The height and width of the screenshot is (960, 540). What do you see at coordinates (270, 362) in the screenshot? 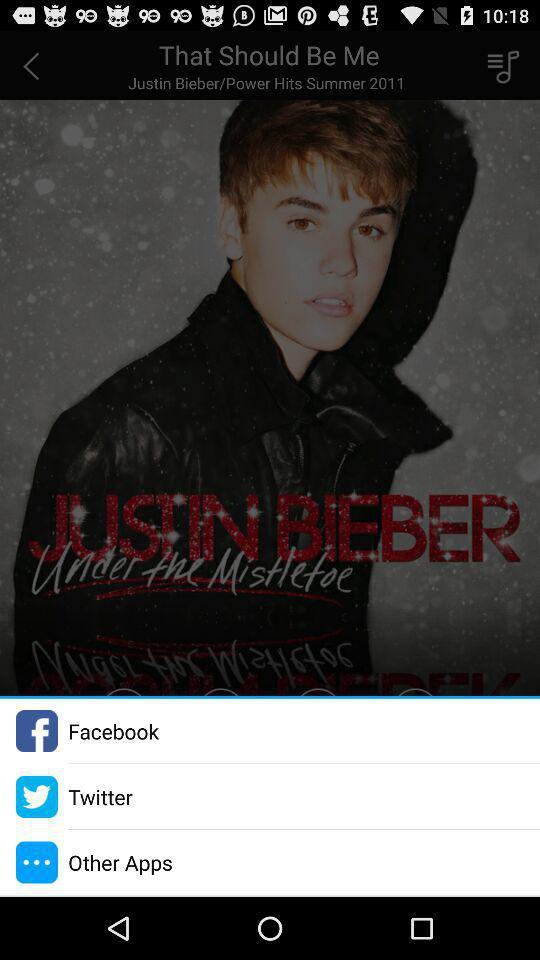
I see `the icon at the center` at bounding box center [270, 362].